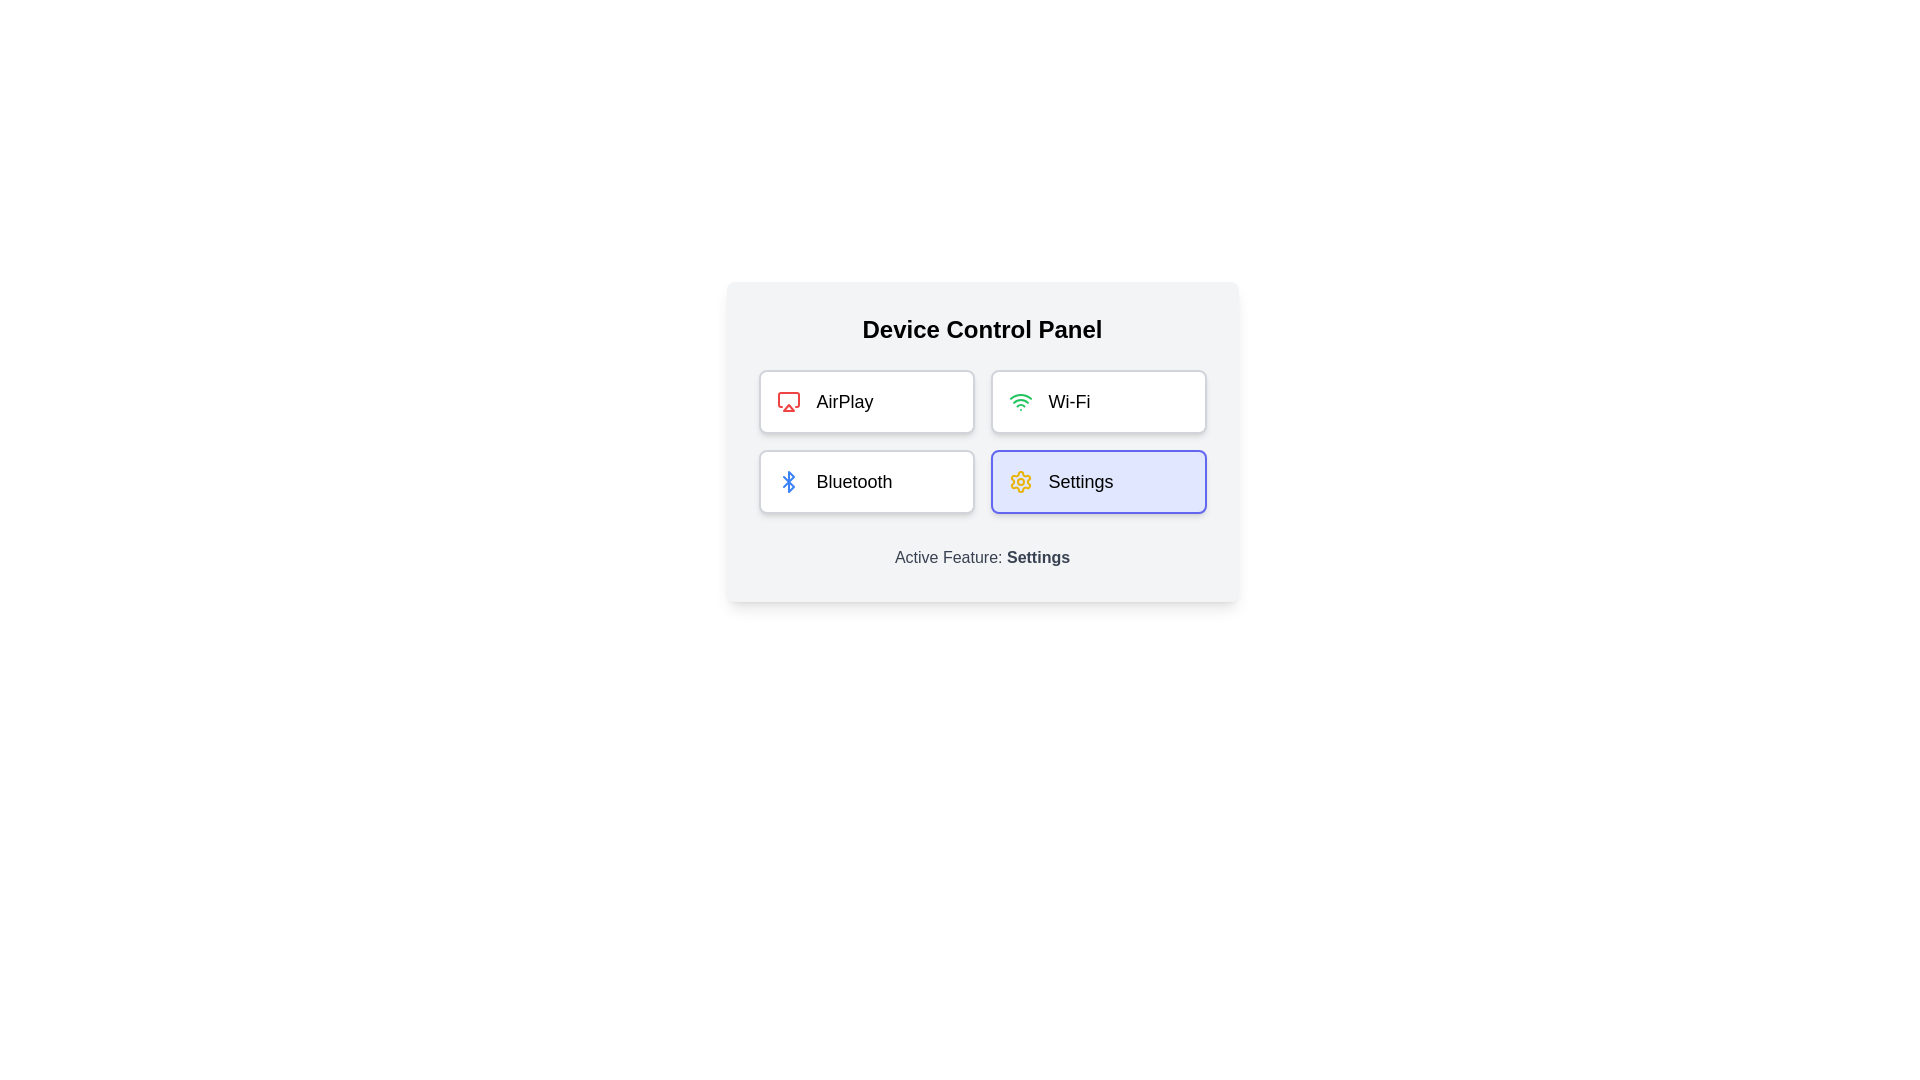 This screenshot has height=1080, width=1920. I want to click on the feature button Settings to view its hover effect, so click(1097, 482).